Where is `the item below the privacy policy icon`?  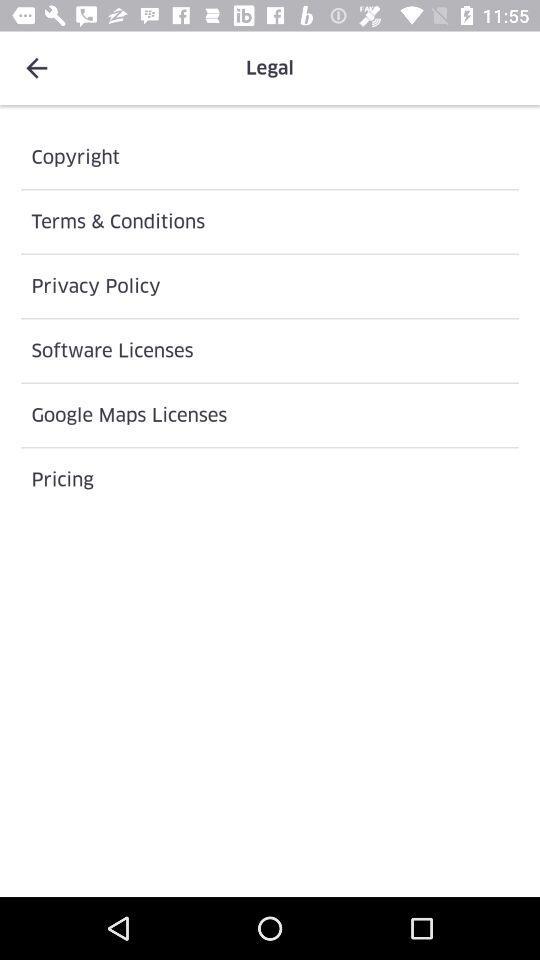
the item below the privacy policy icon is located at coordinates (270, 350).